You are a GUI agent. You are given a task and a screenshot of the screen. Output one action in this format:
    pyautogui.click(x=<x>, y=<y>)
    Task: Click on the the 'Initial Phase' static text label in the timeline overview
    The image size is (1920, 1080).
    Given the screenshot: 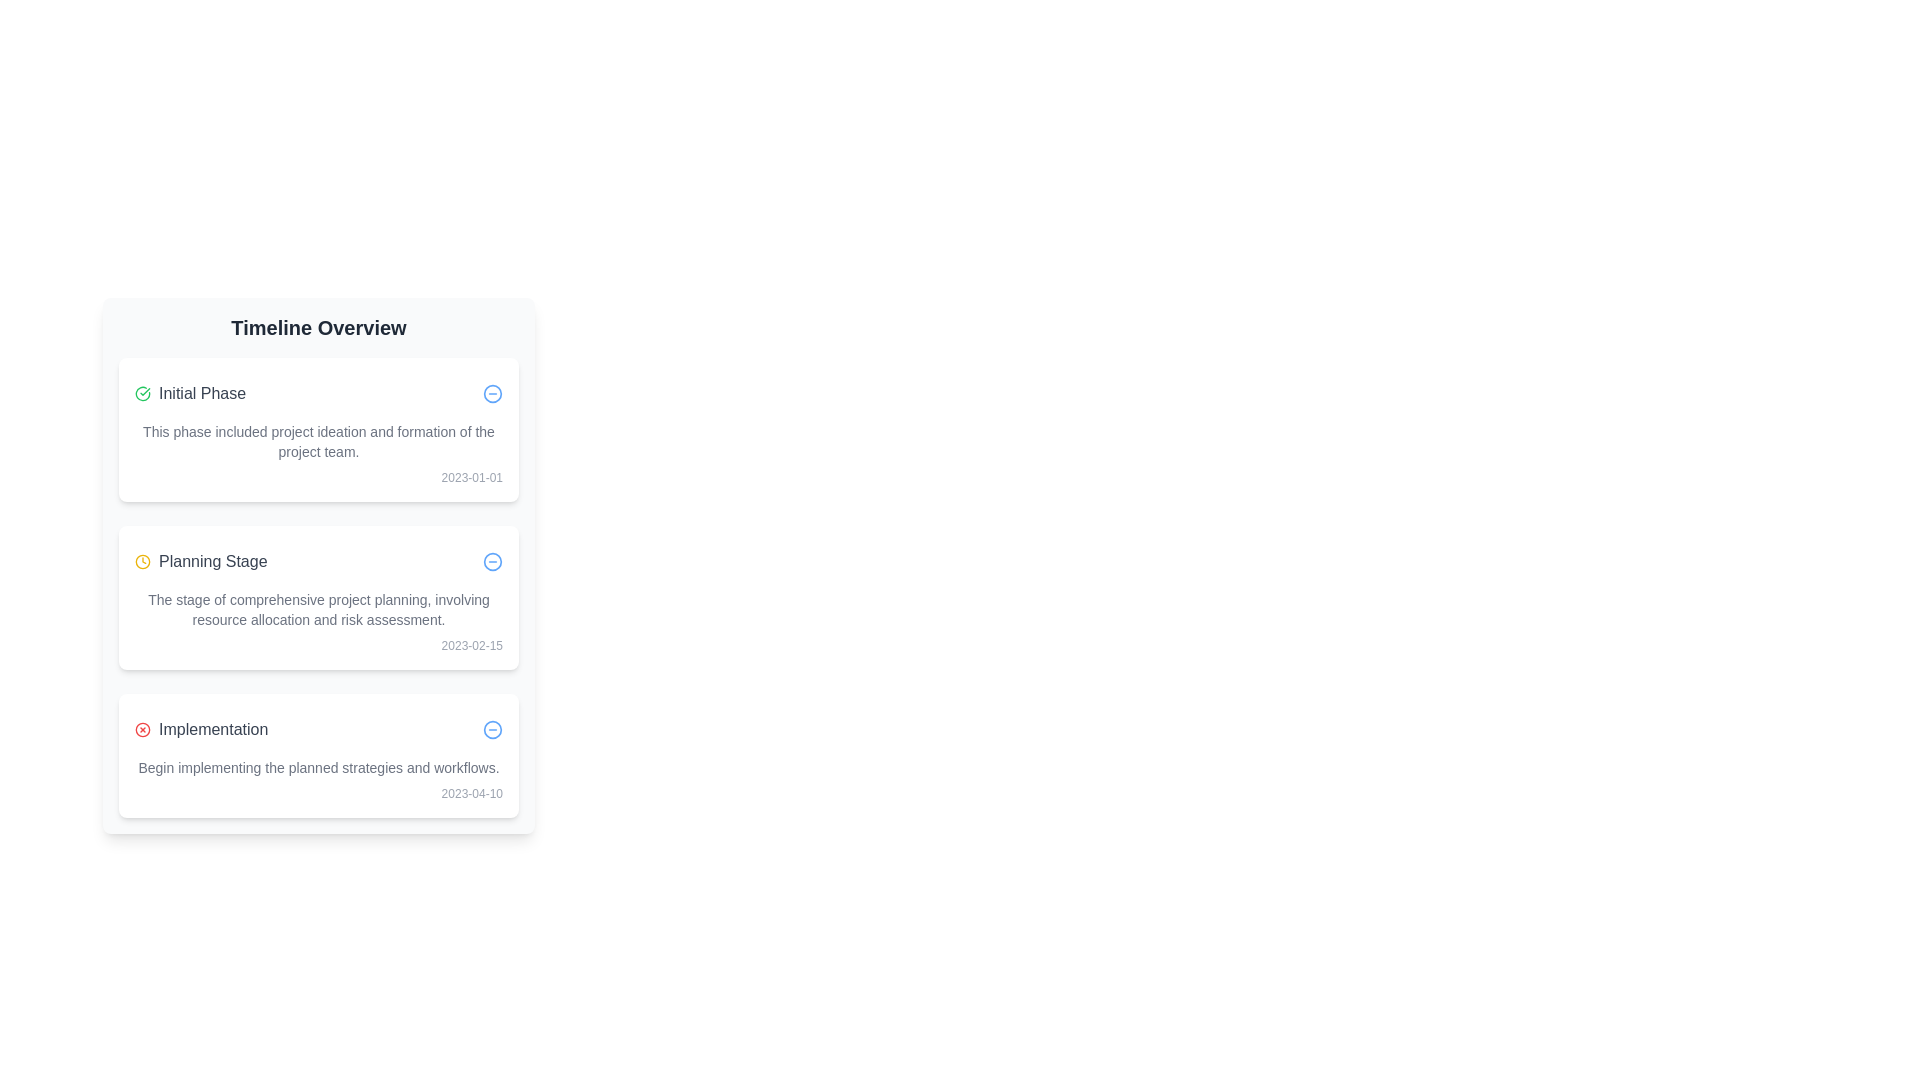 What is the action you would take?
    pyautogui.click(x=190, y=393)
    